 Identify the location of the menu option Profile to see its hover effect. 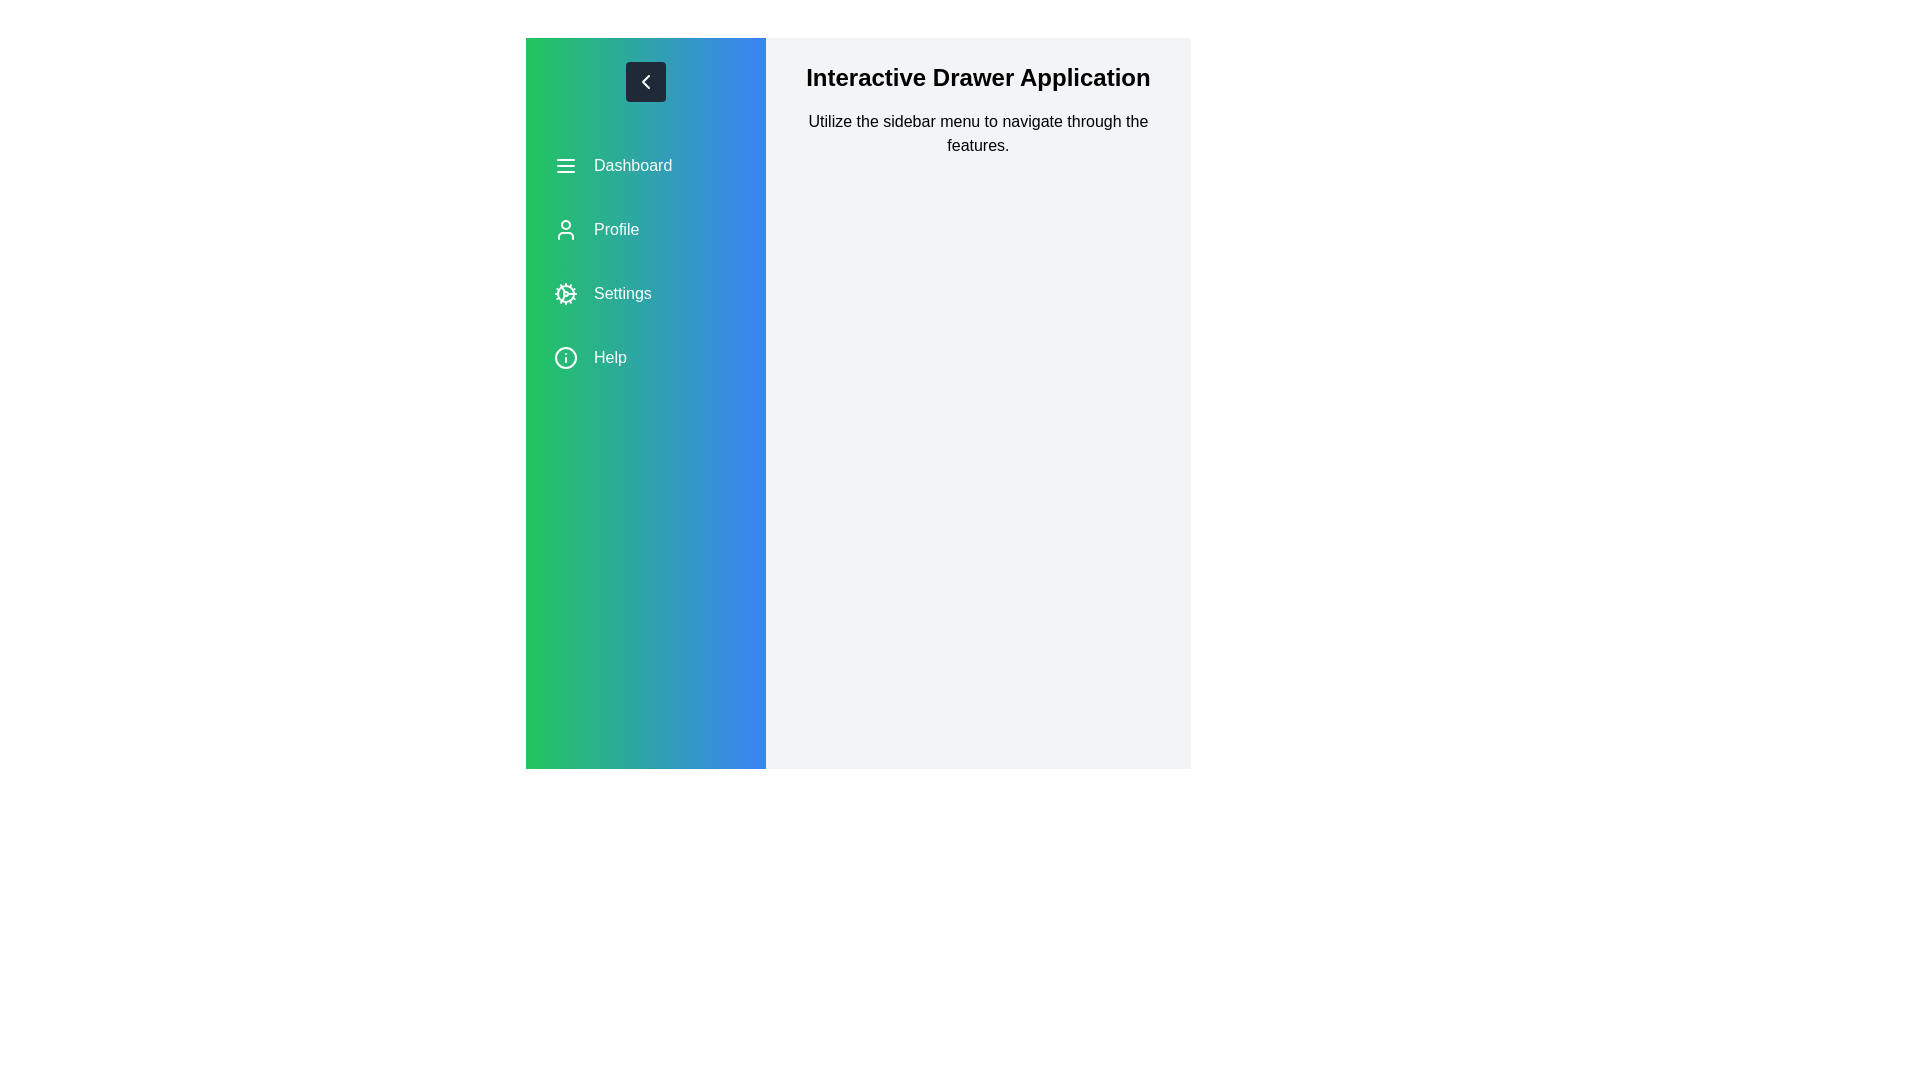
(645, 229).